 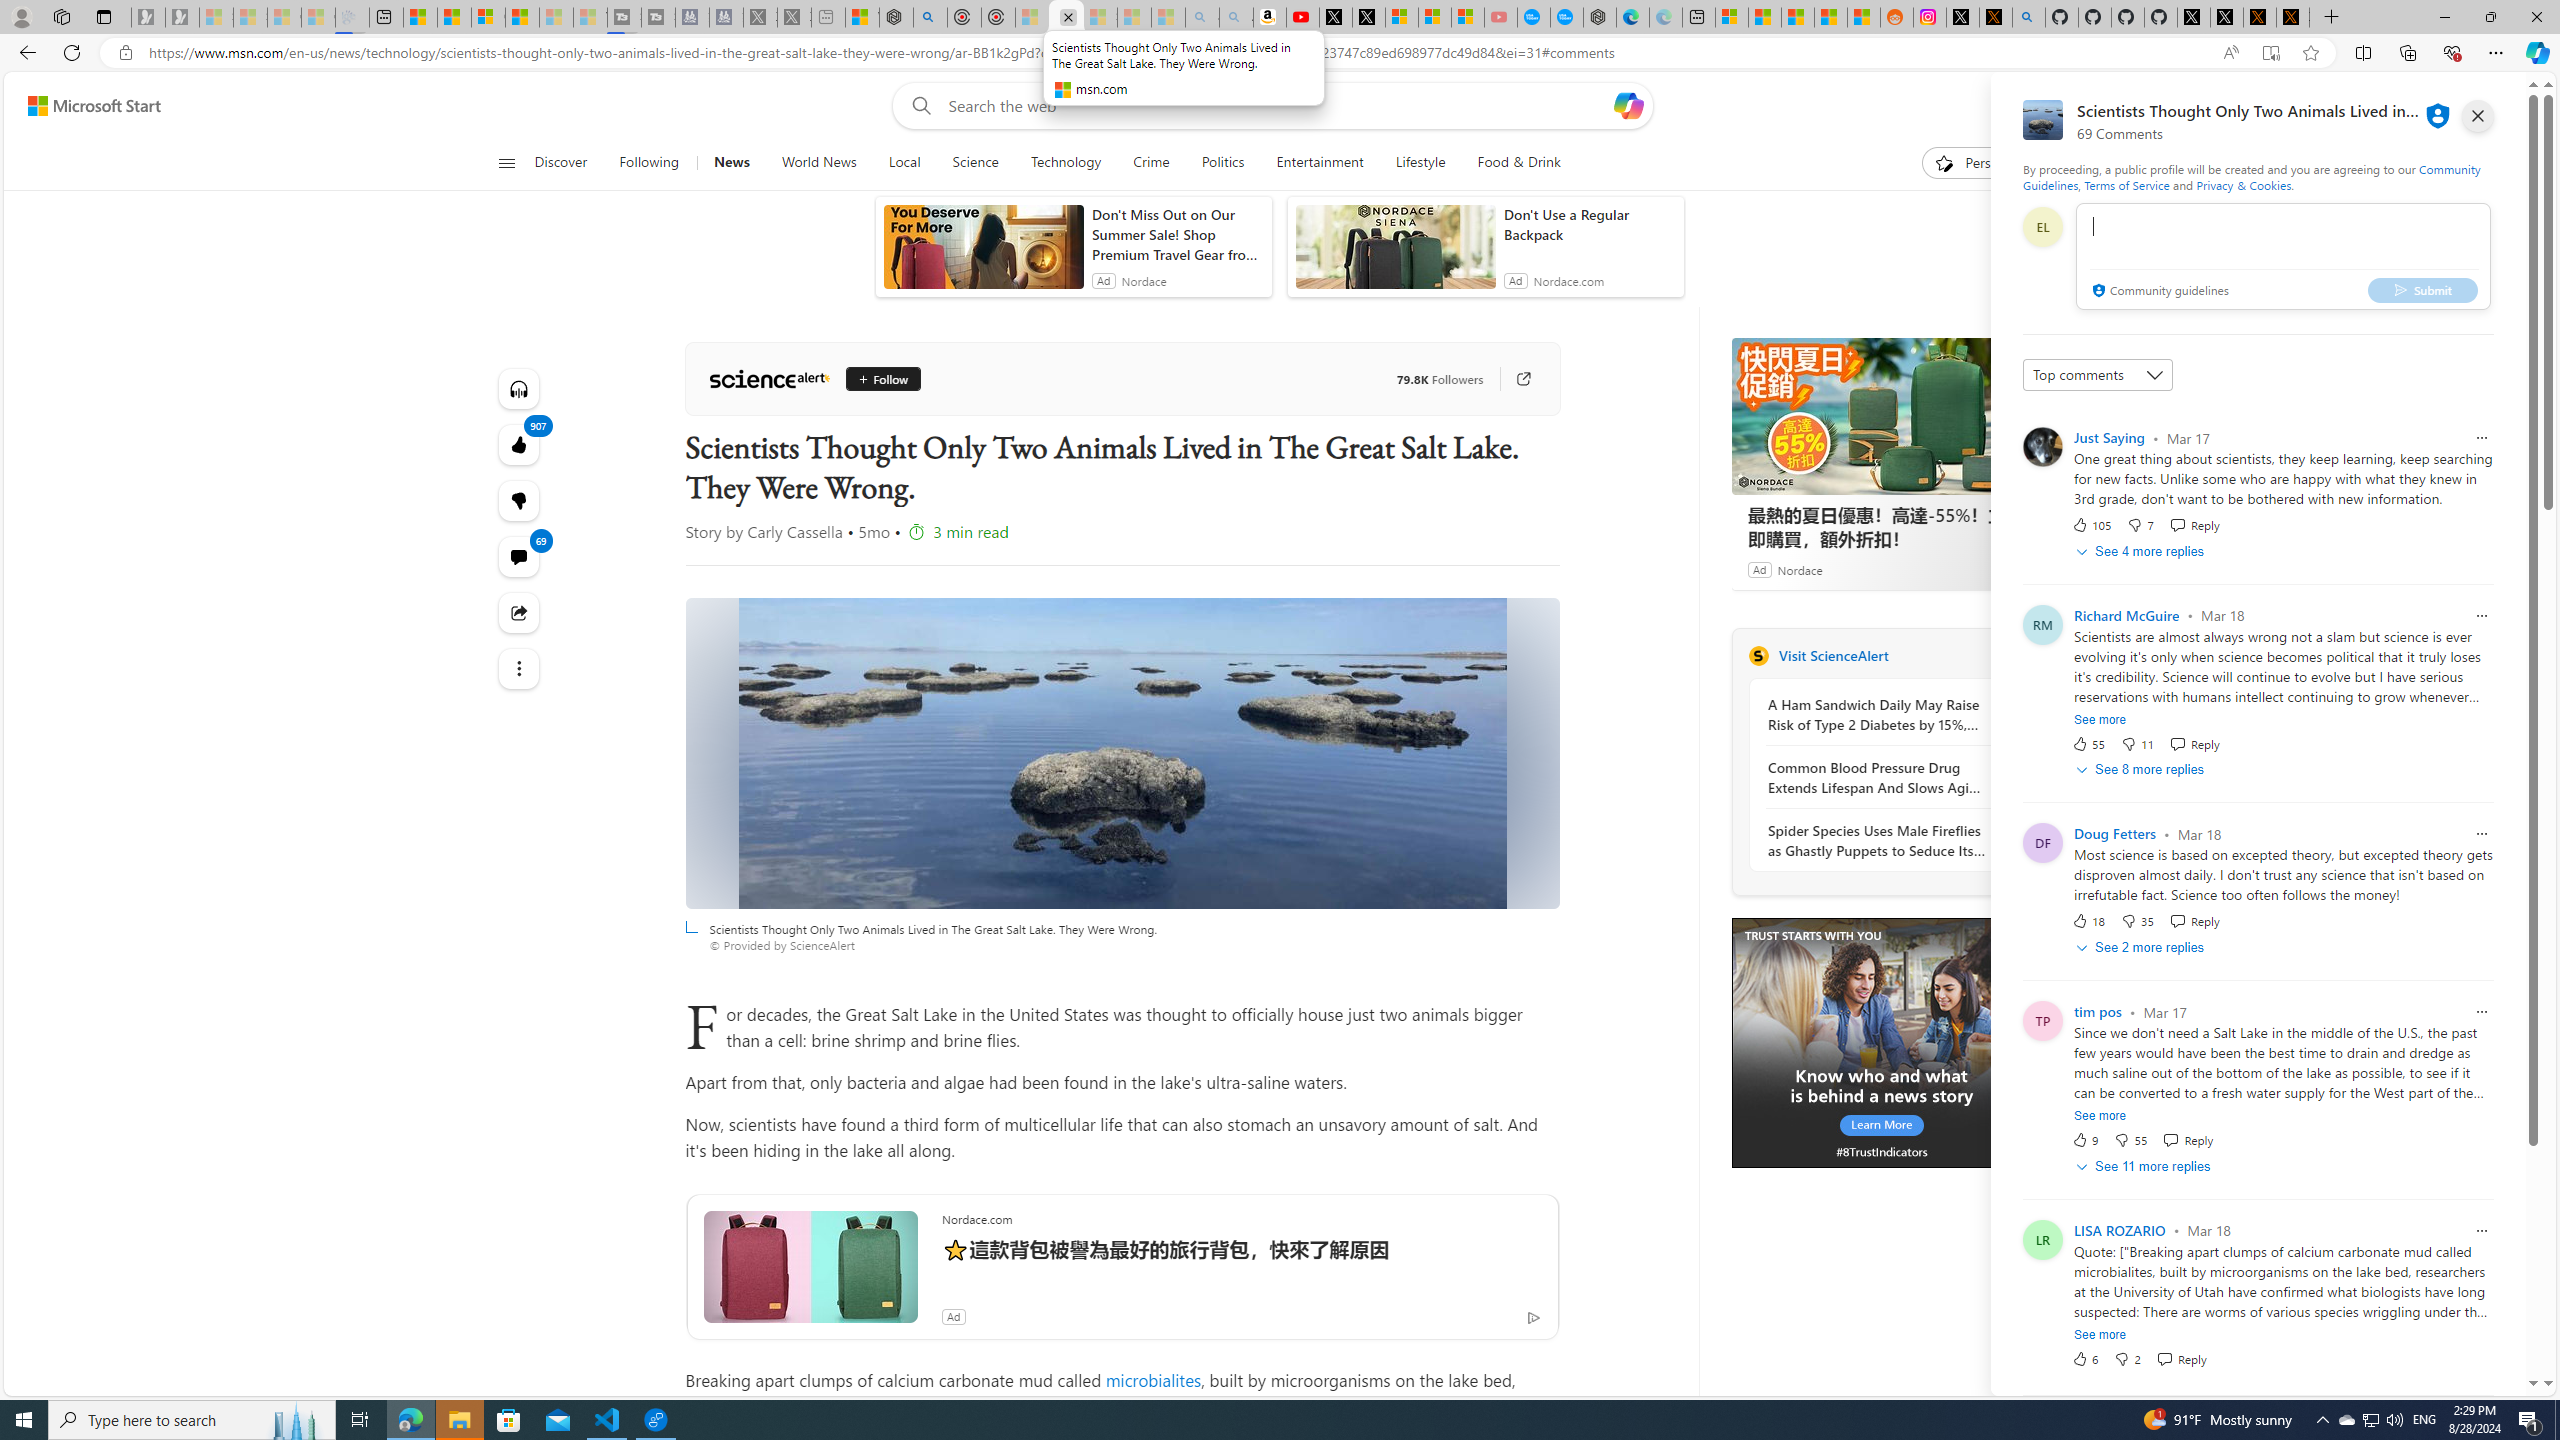 I want to click on 'Doug Fetters', so click(x=2115, y=834).